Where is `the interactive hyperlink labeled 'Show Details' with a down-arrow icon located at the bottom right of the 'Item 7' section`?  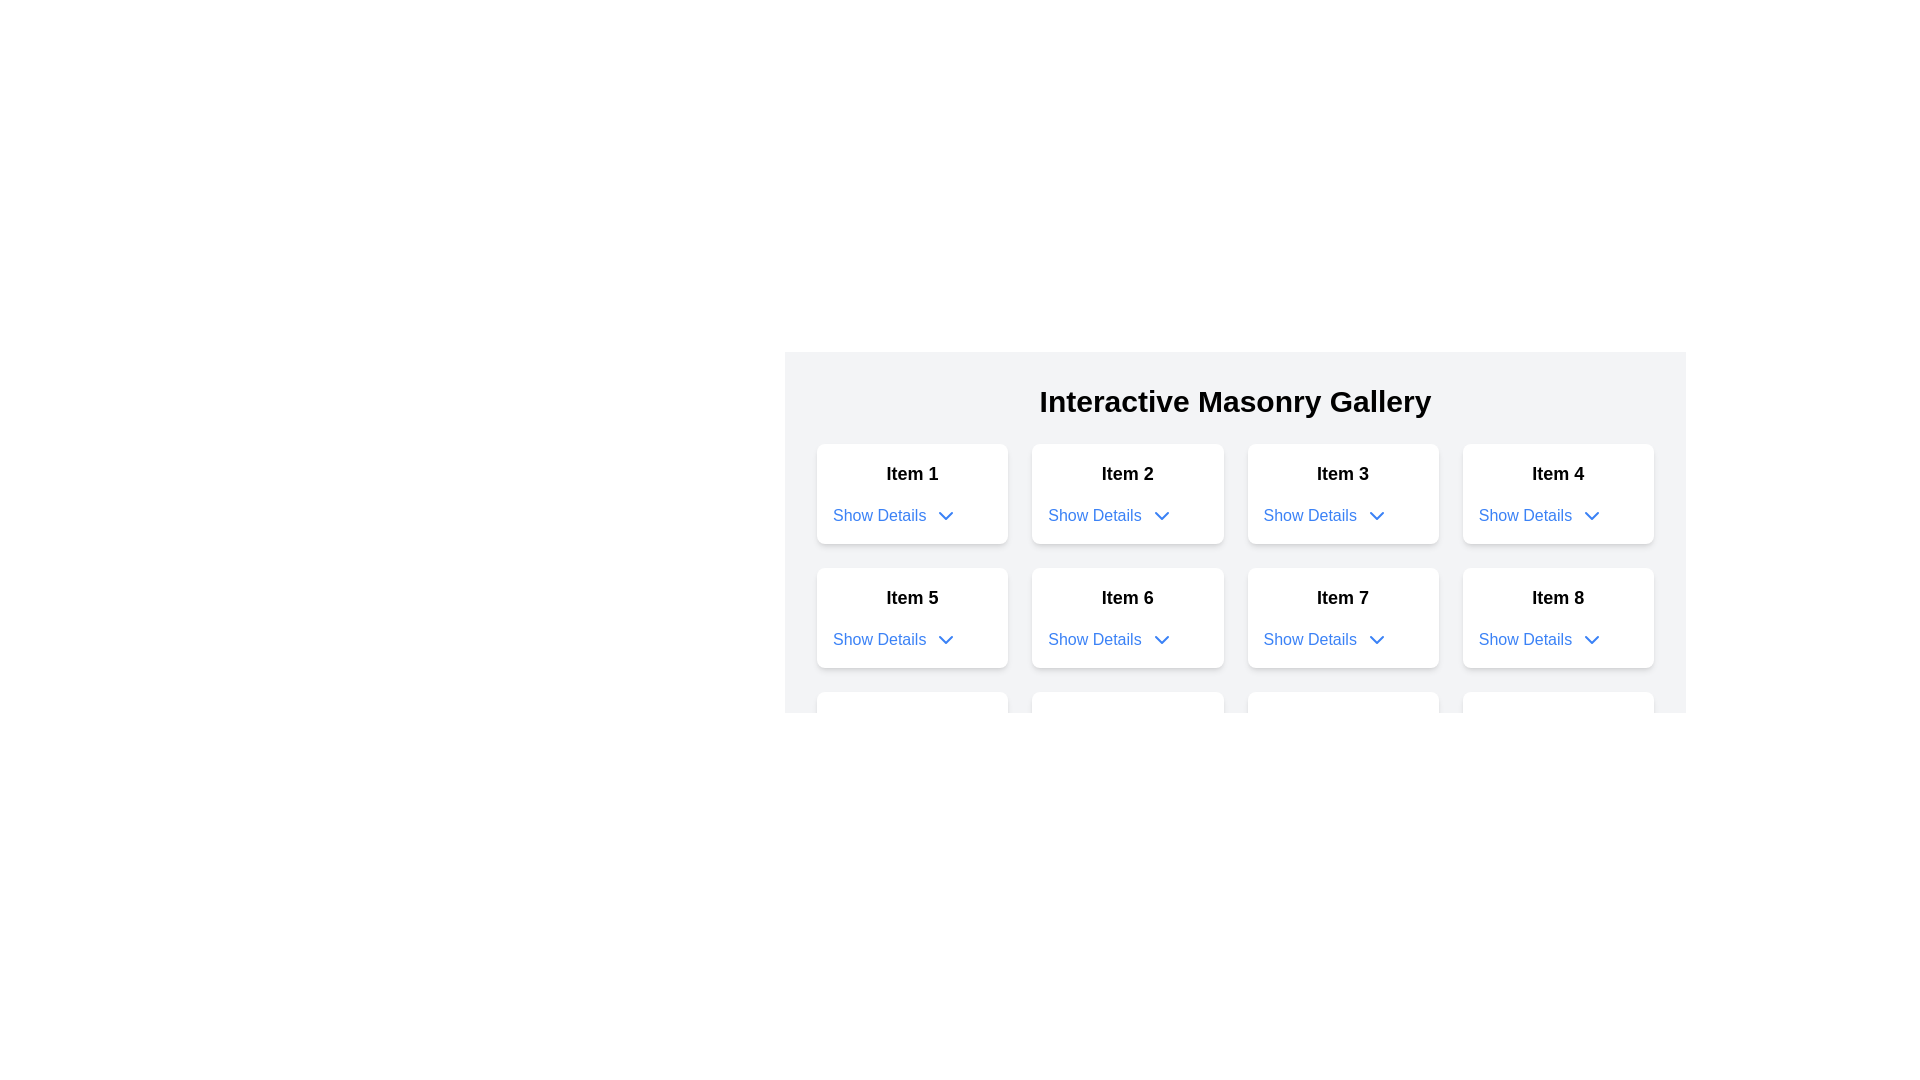 the interactive hyperlink labeled 'Show Details' with a down-arrow icon located at the bottom right of the 'Item 7' section is located at coordinates (1325, 640).